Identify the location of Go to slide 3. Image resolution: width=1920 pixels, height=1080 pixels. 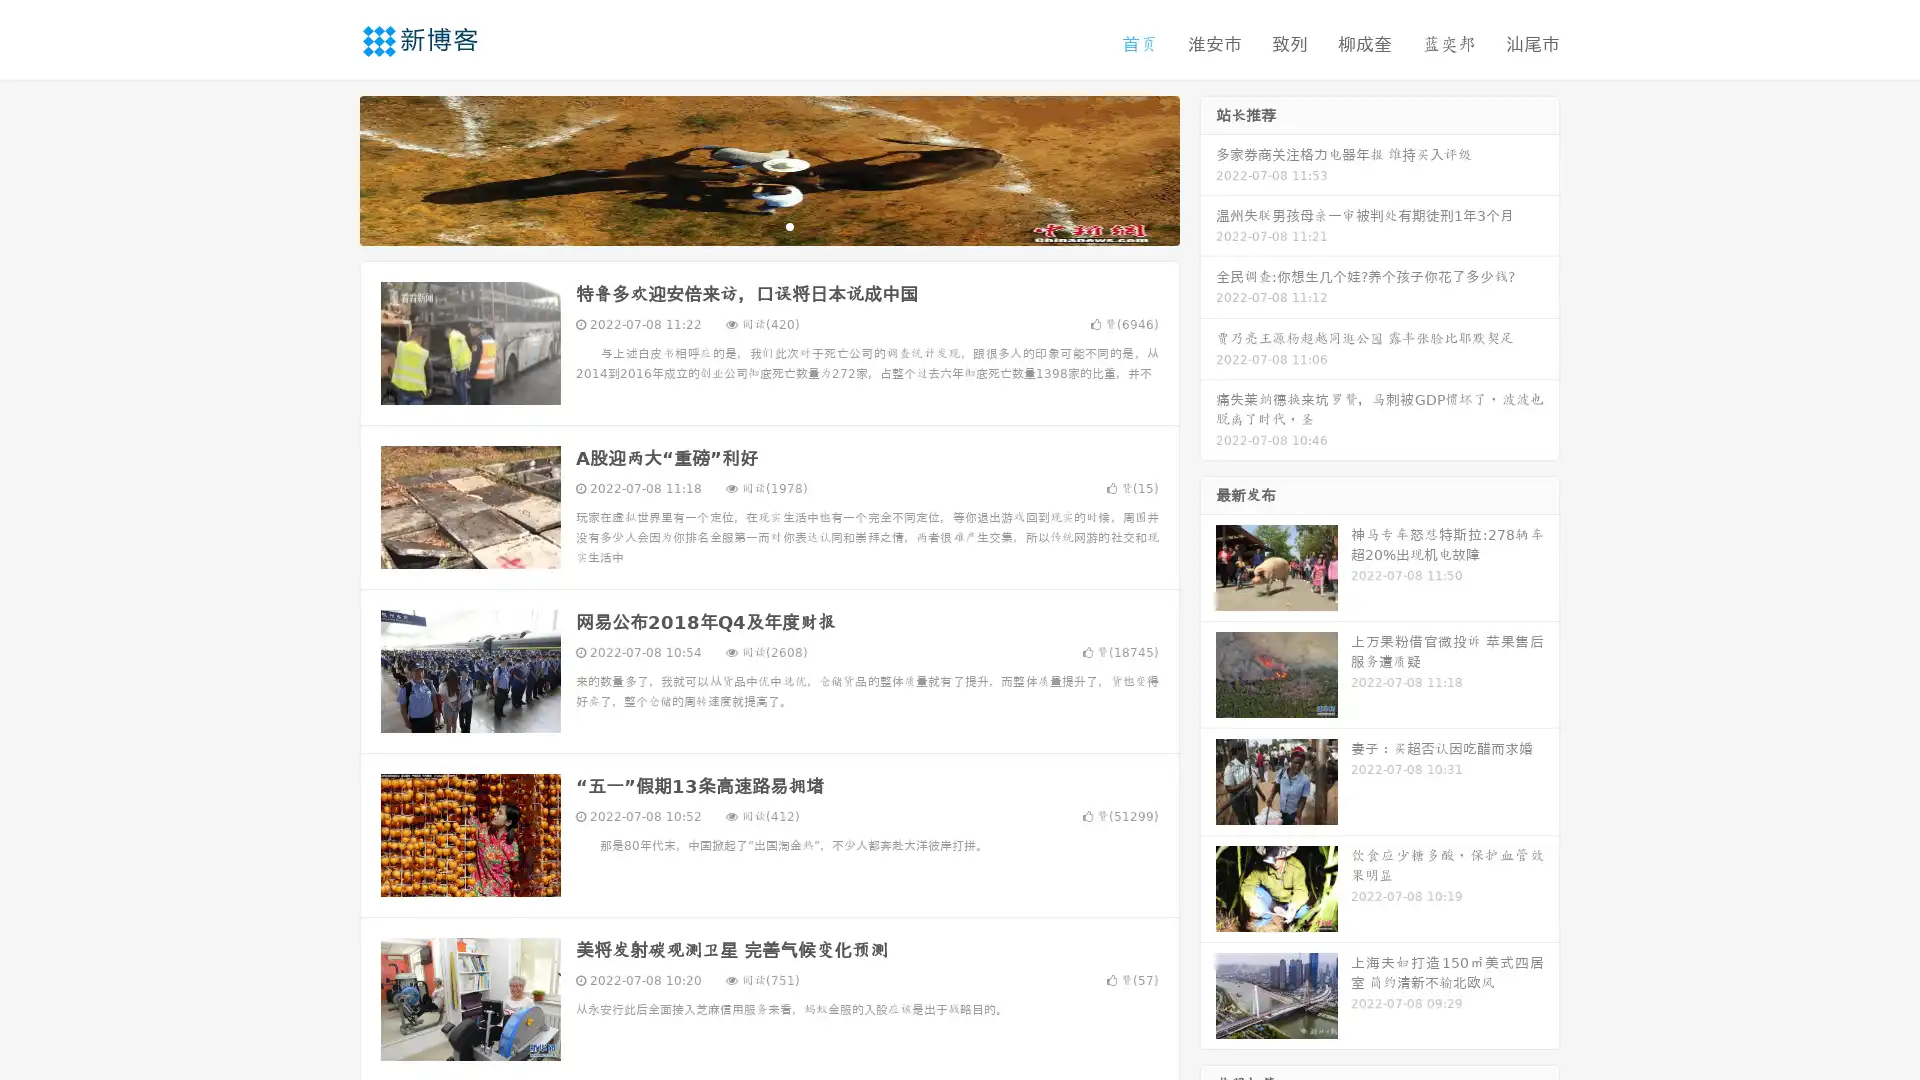
(789, 225).